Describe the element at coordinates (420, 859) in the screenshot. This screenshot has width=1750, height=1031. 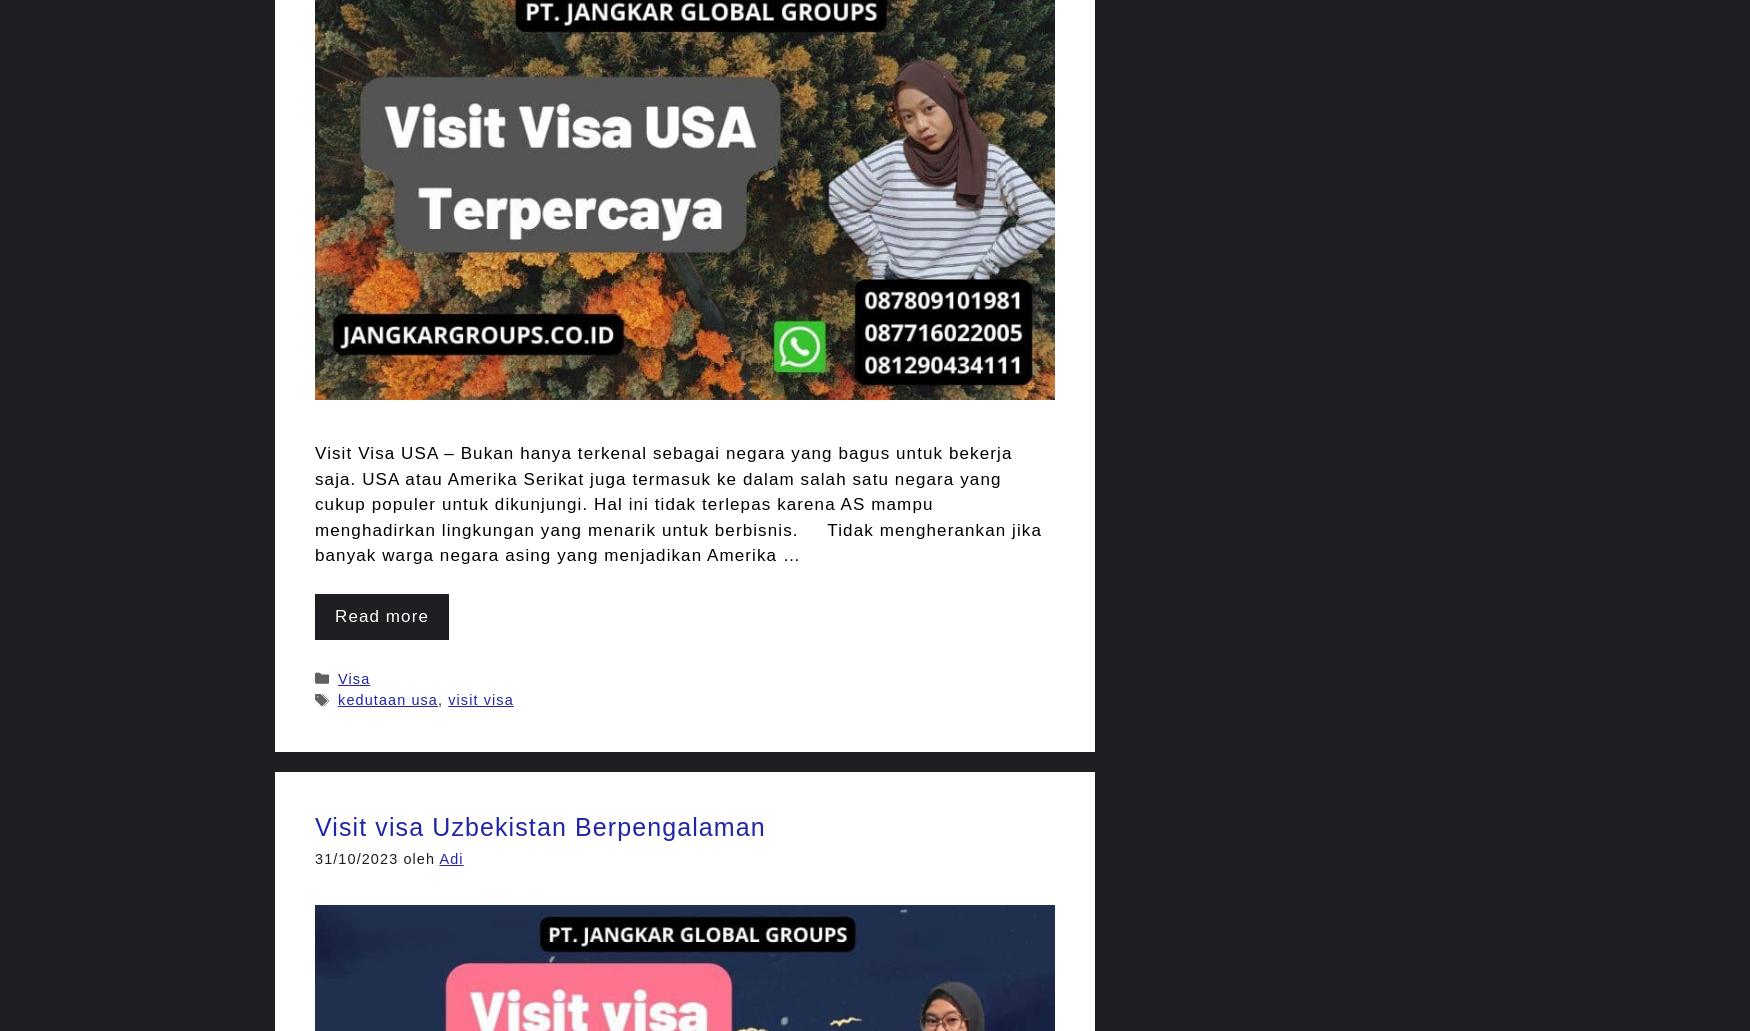
I see `'oleh'` at that location.